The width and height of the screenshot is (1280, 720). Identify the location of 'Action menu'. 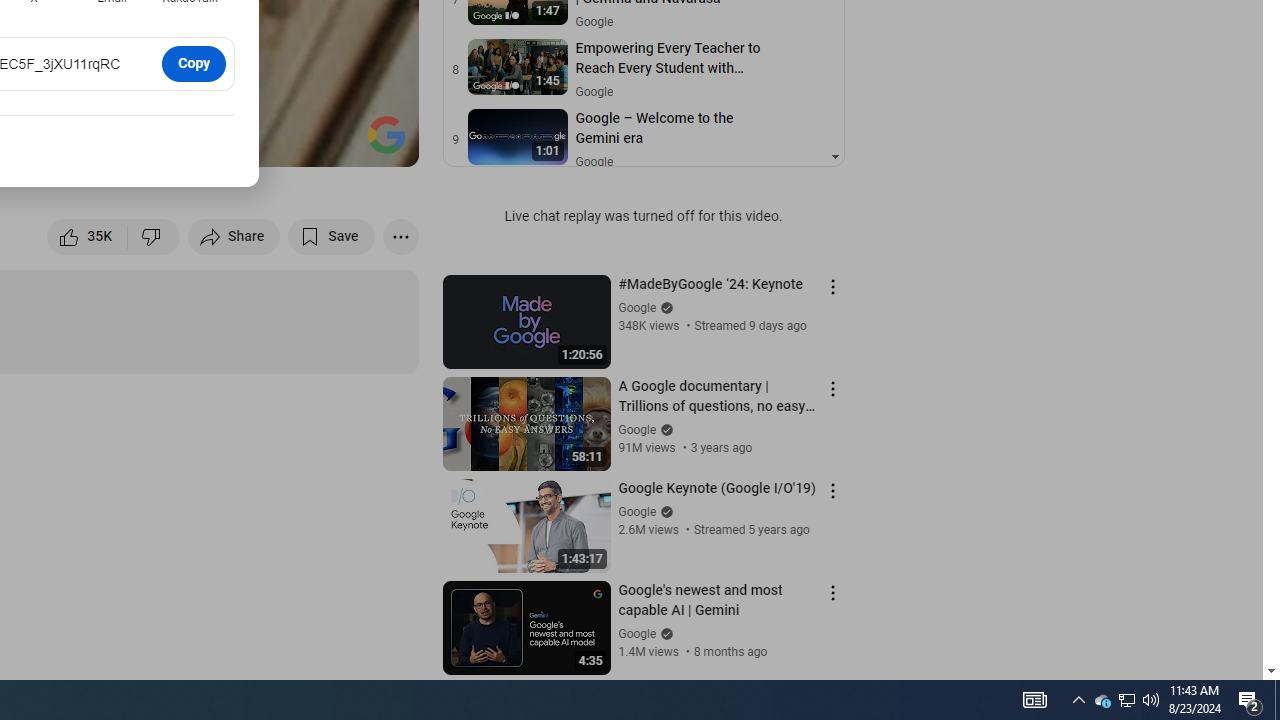
(832, 591).